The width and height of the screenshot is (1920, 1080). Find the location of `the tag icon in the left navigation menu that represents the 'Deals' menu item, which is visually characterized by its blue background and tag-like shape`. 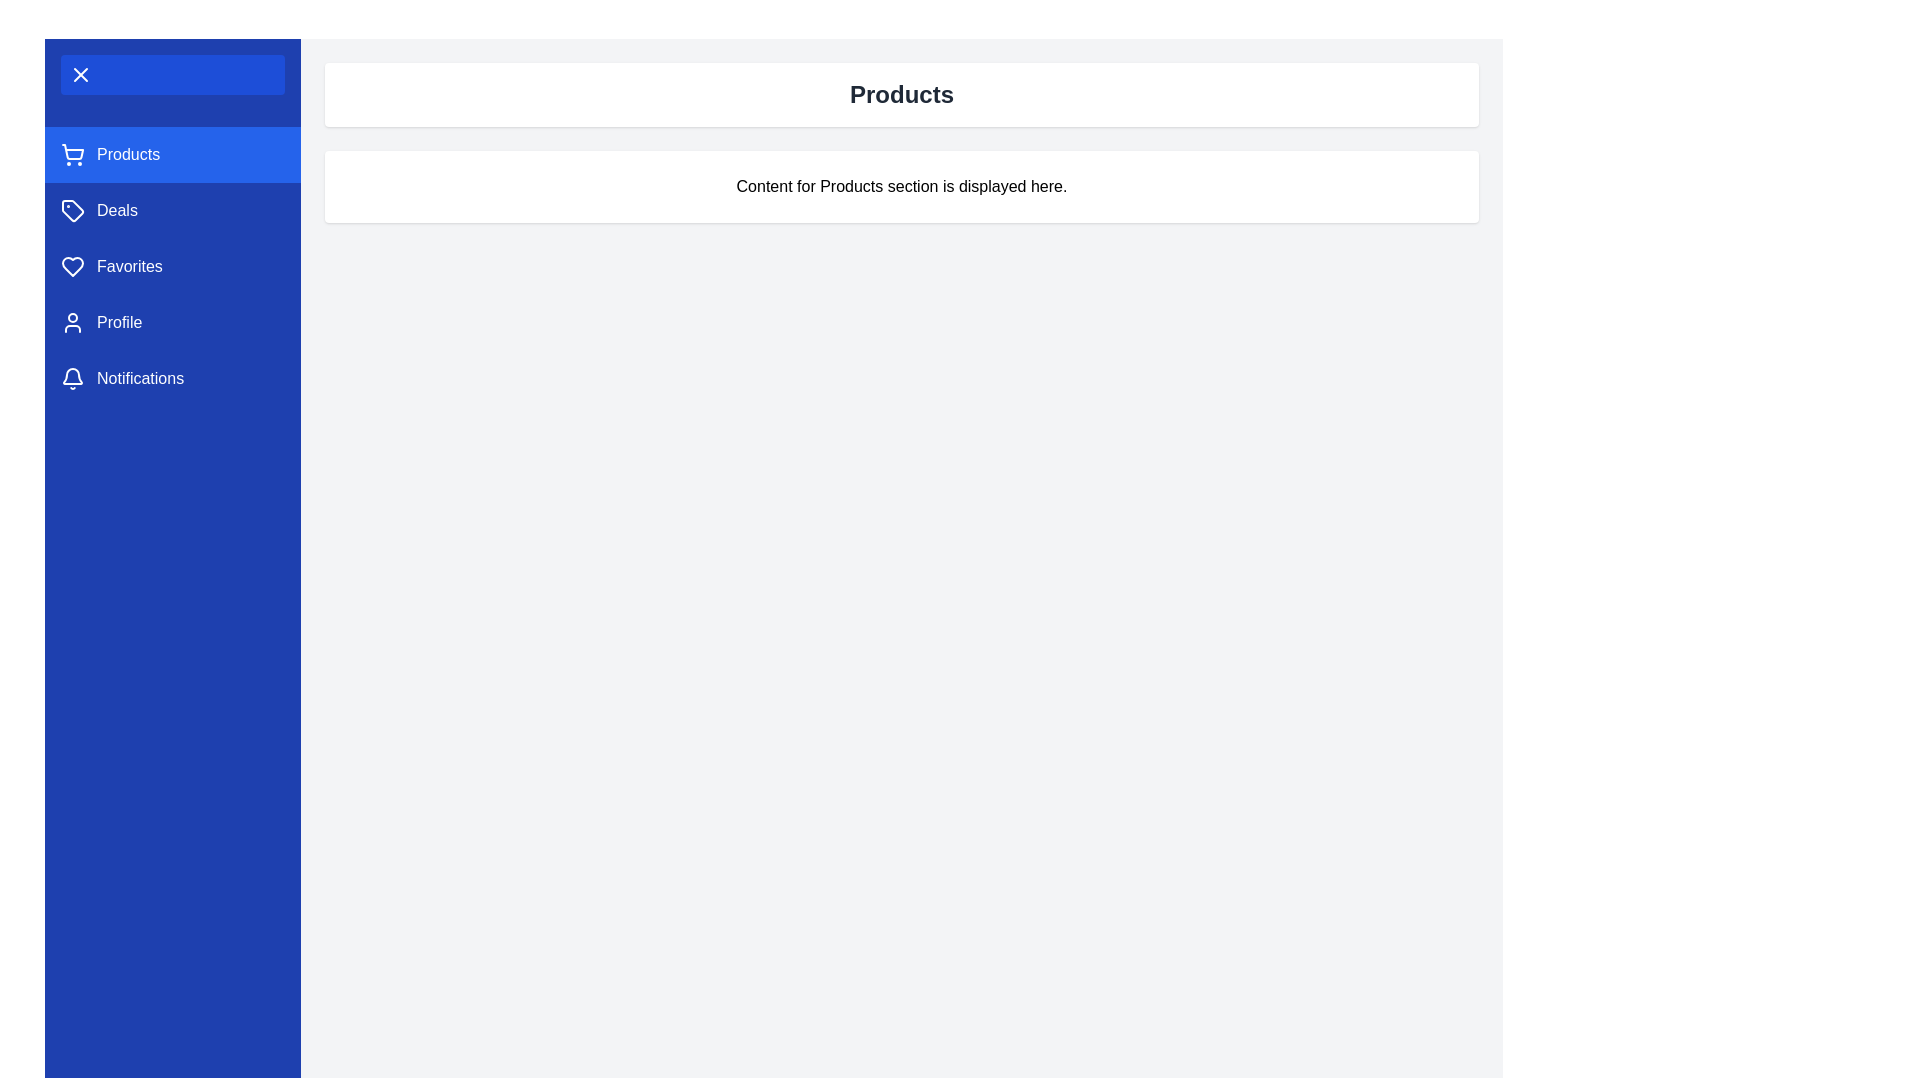

the tag icon in the left navigation menu that represents the 'Deals' menu item, which is visually characterized by its blue background and tag-like shape is located at coordinates (72, 211).